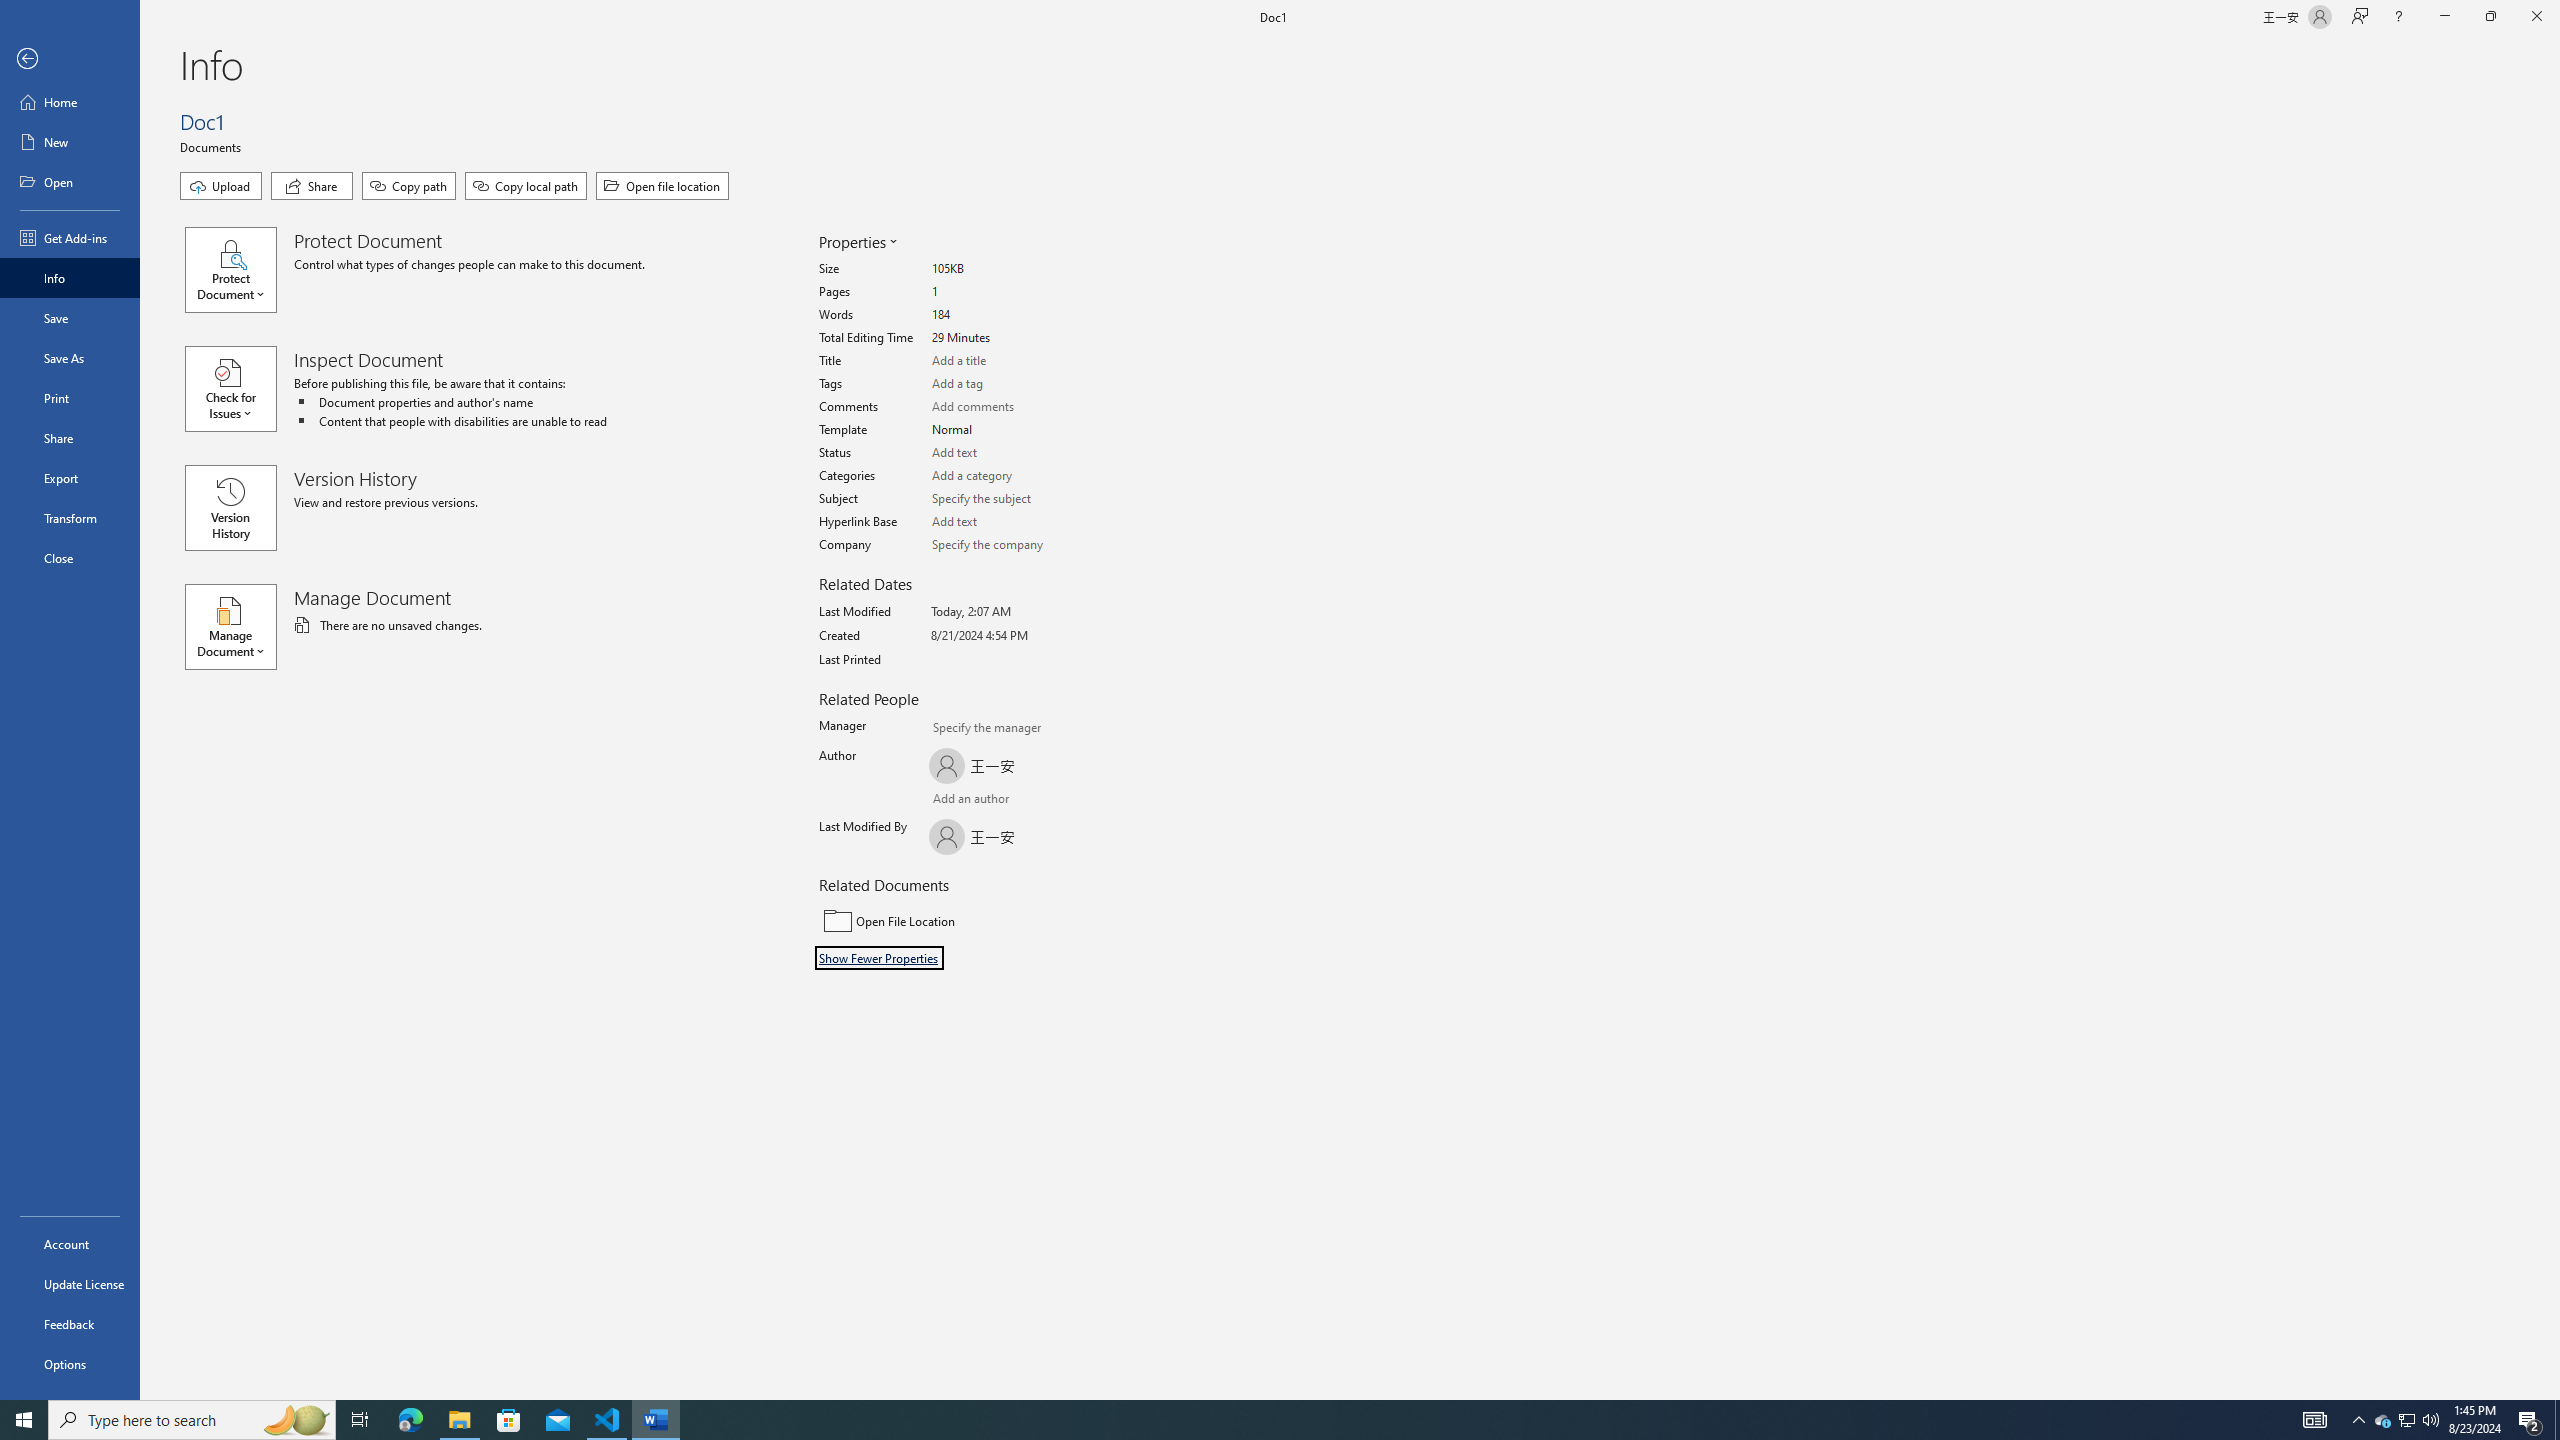 This screenshot has height=1440, width=2560. I want to click on 'Account', so click(69, 1244).